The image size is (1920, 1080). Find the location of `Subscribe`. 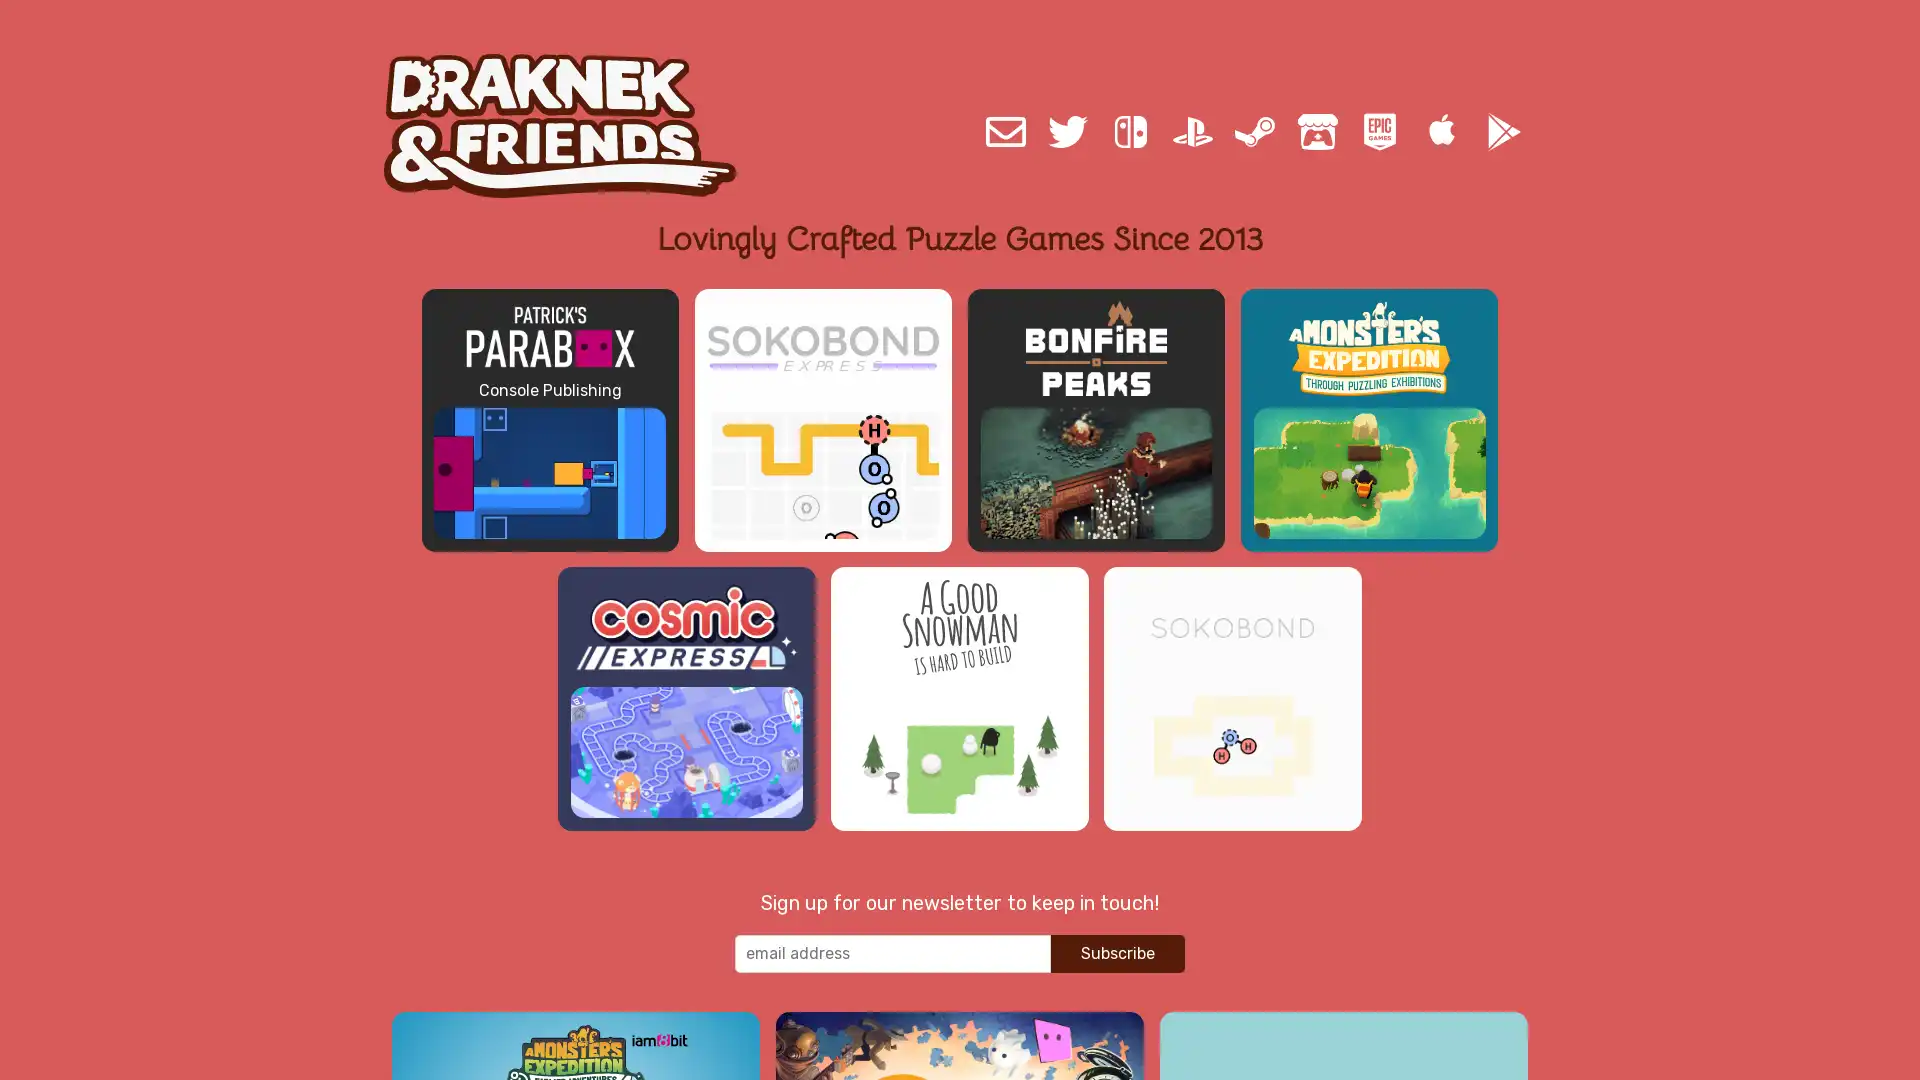

Subscribe is located at coordinates (1117, 966).